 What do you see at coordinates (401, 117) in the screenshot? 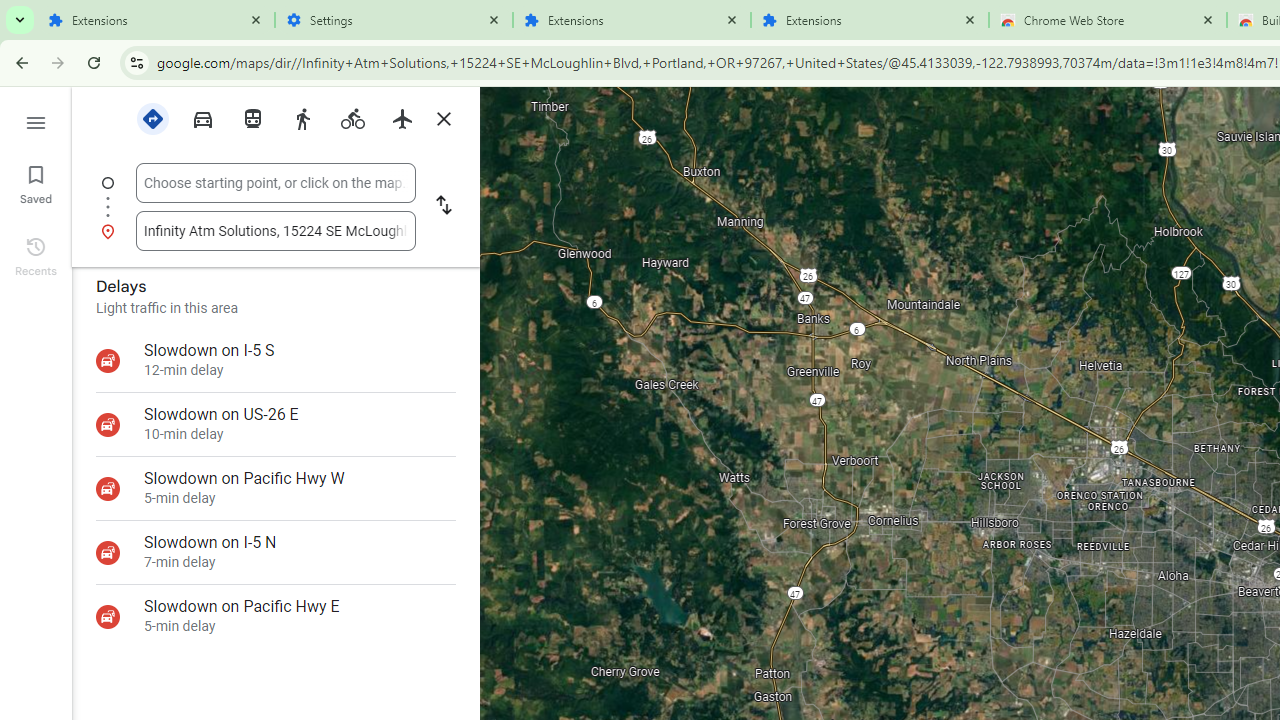
I see `'Flights'` at bounding box center [401, 117].